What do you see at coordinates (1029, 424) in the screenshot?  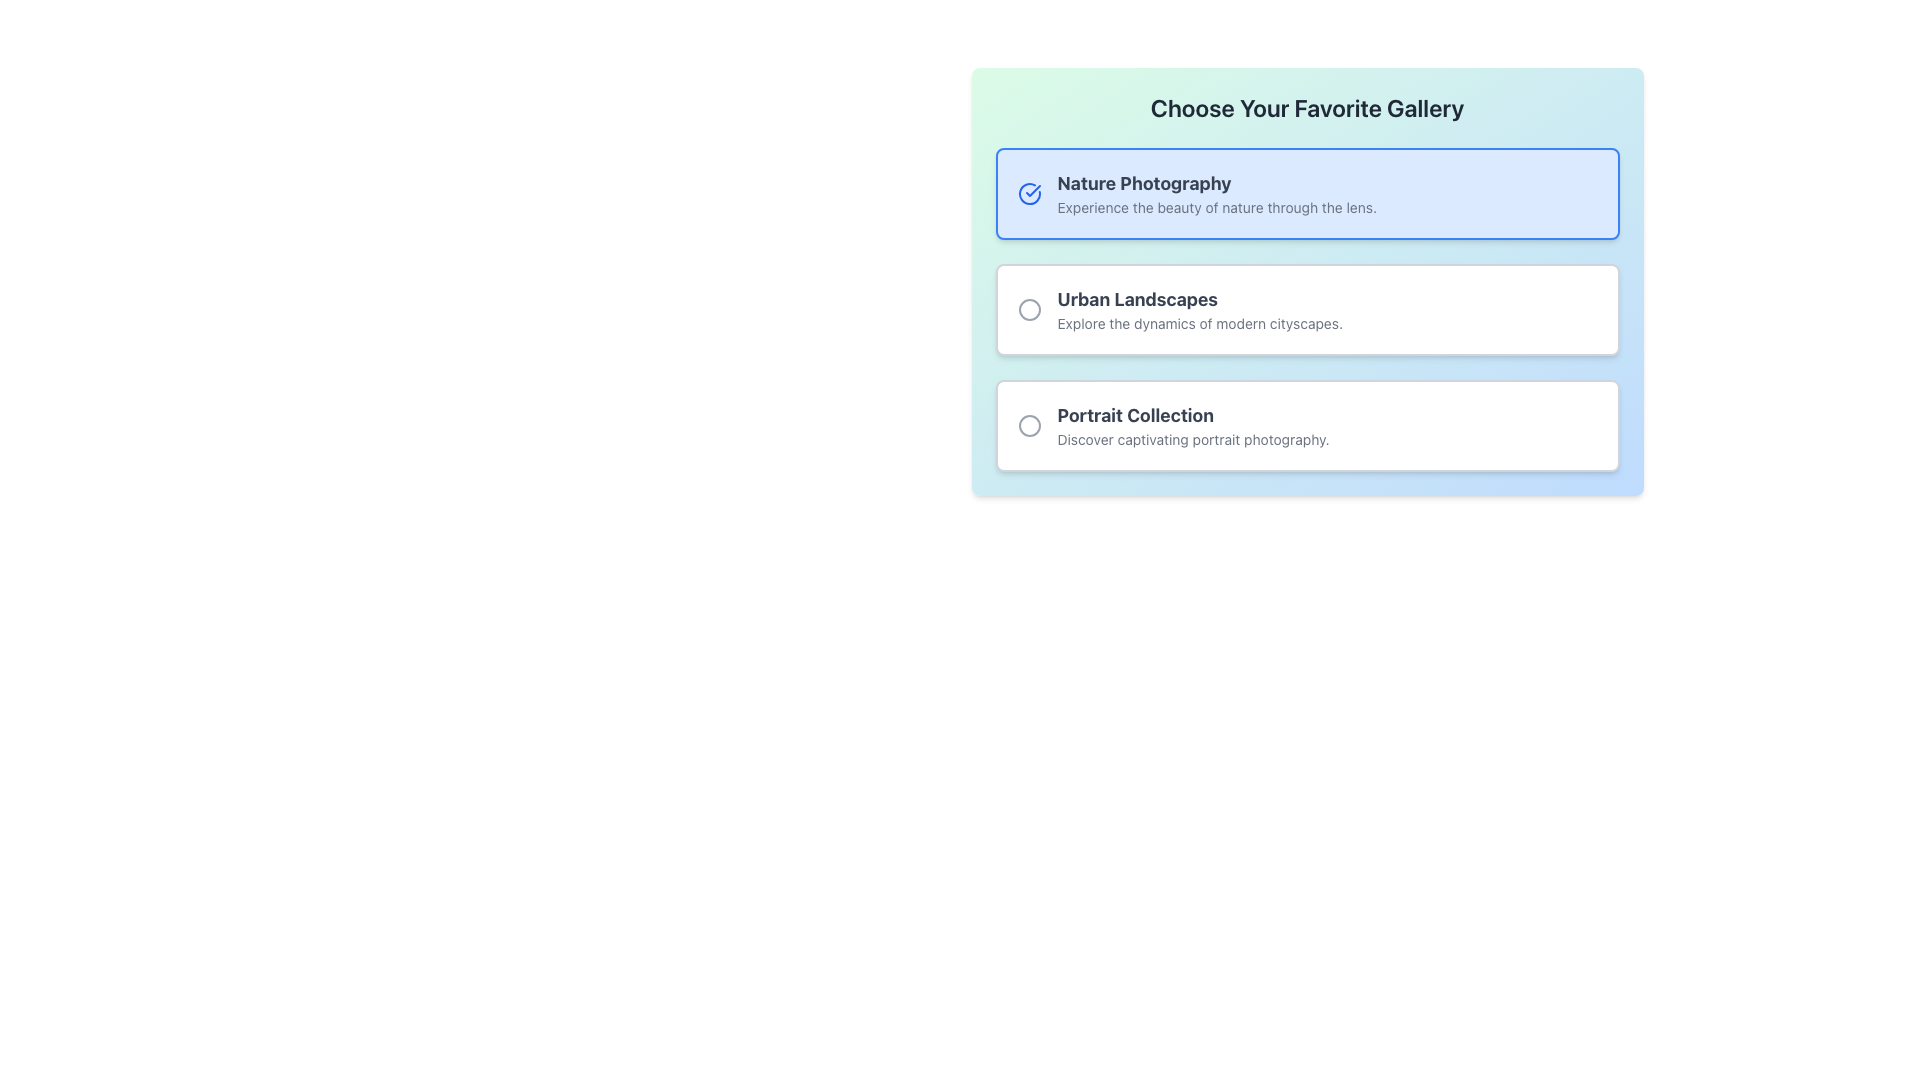 I see `the circular radio button indicator with a gray border located to the left of the 'Portrait Collection' label` at bounding box center [1029, 424].